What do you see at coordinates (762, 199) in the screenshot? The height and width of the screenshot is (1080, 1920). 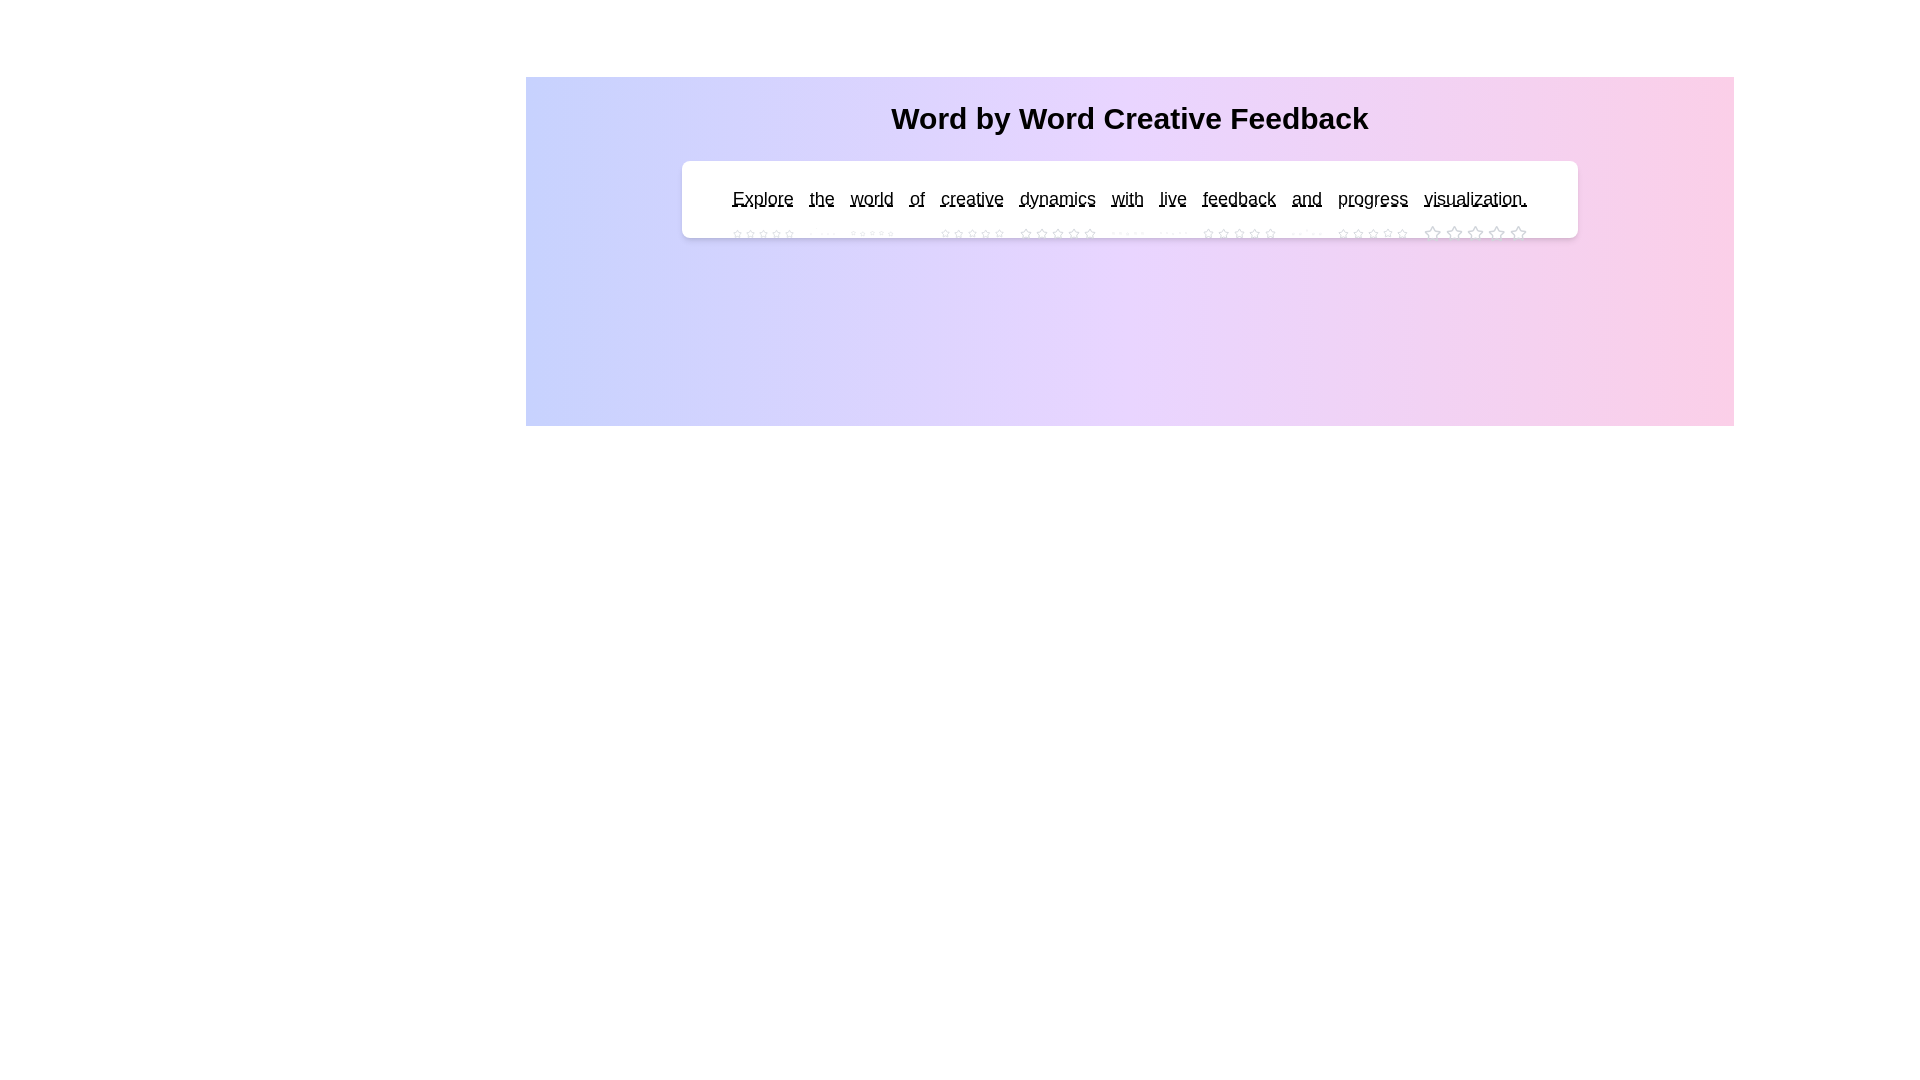 I see `the word 'Explore' to see its interactive area` at bounding box center [762, 199].